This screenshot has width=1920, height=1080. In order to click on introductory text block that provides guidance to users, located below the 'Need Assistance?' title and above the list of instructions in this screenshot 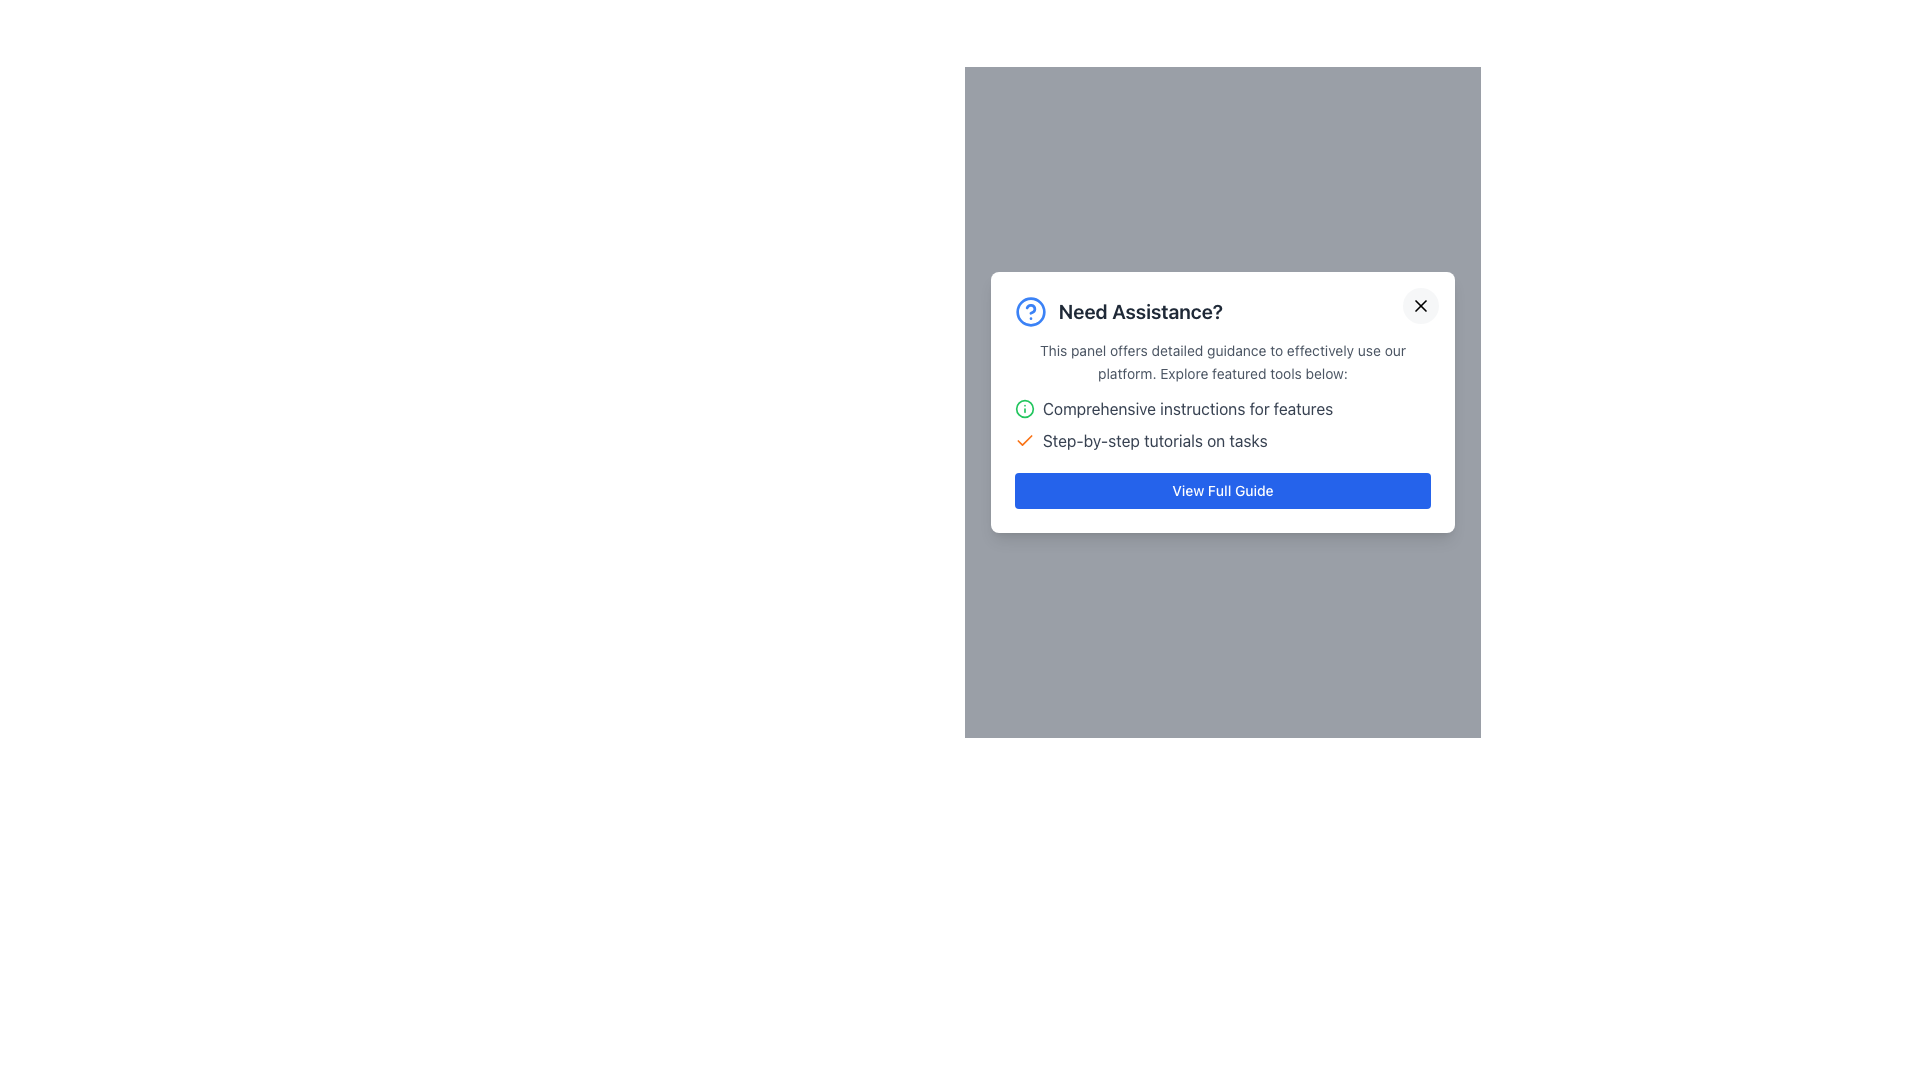, I will do `click(1222, 362)`.